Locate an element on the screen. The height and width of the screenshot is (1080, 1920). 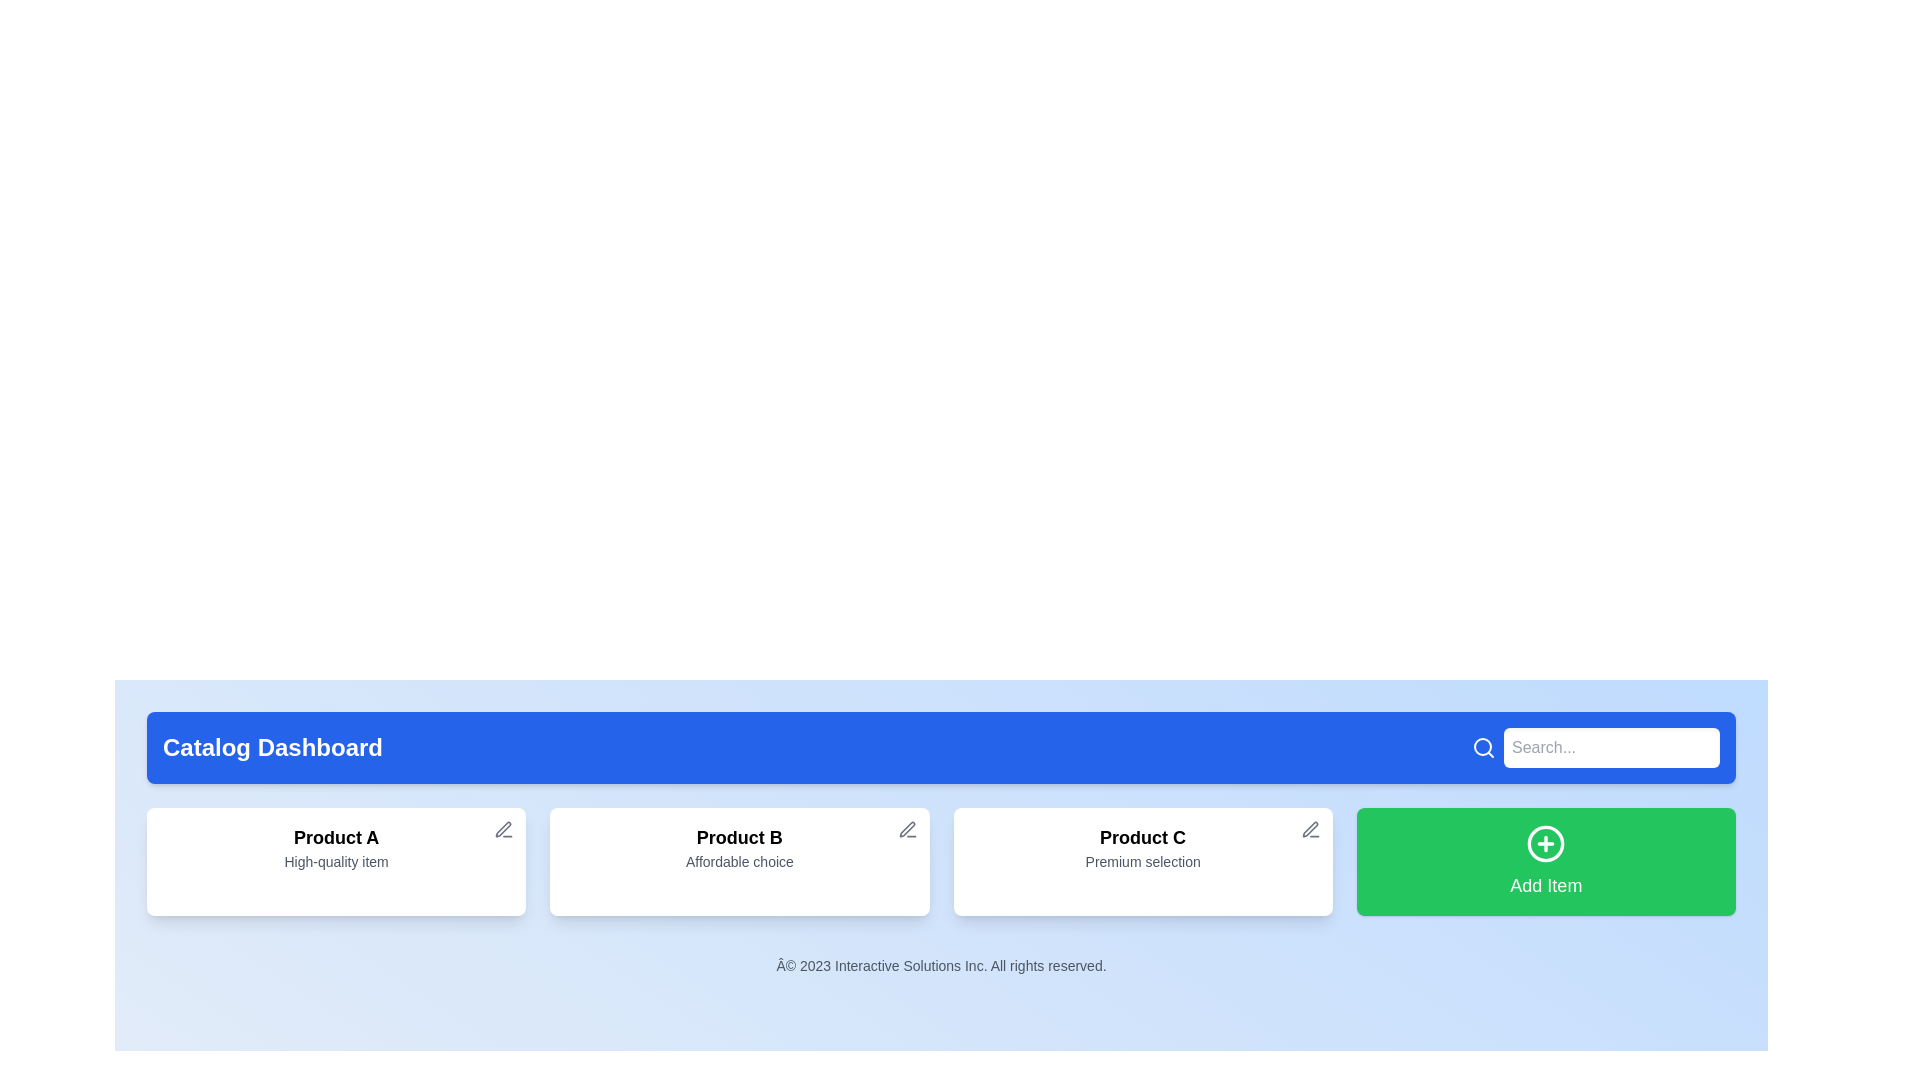
the second card in the horizontal grid, which displays 'Product B' and contains a pen icon at the top-right corner is located at coordinates (738, 860).